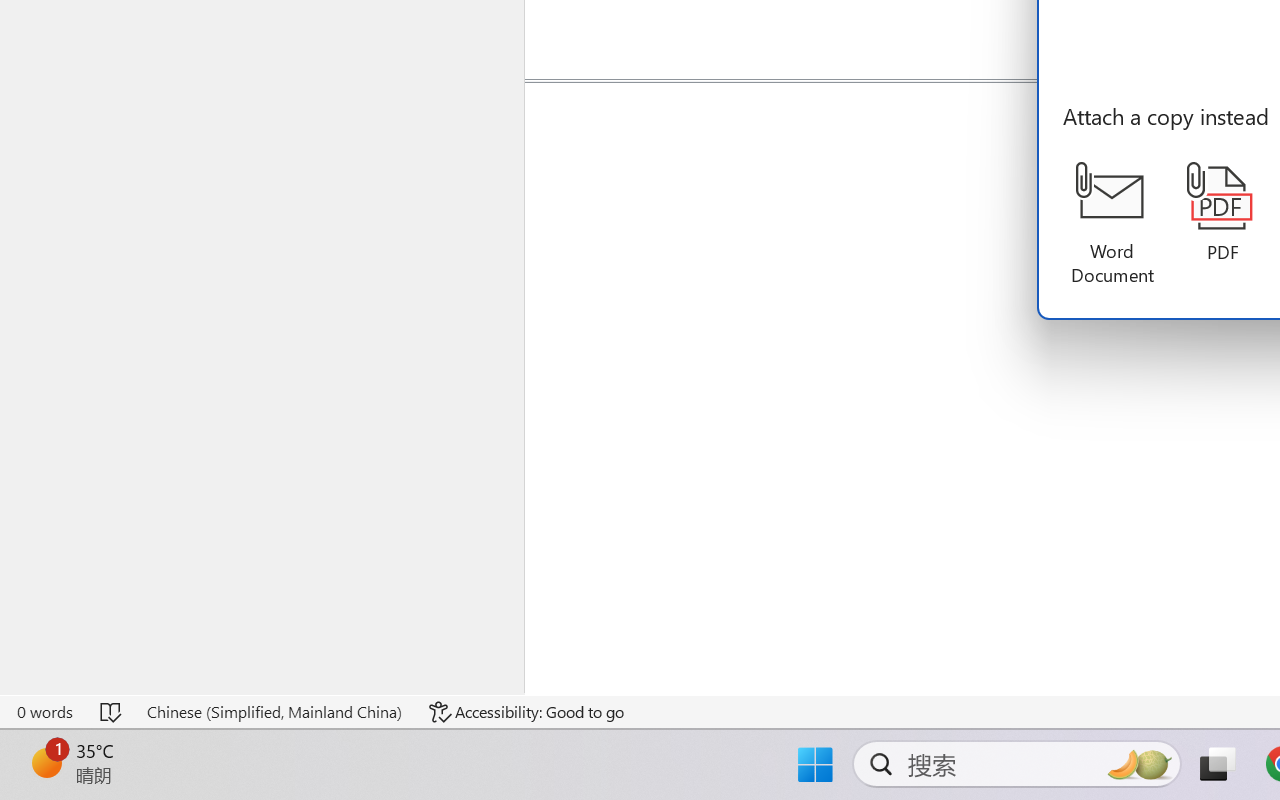  What do you see at coordinates (1111, 224) in the screenshot?
I see `'Word Document'` at bounding box center [1111, 224].